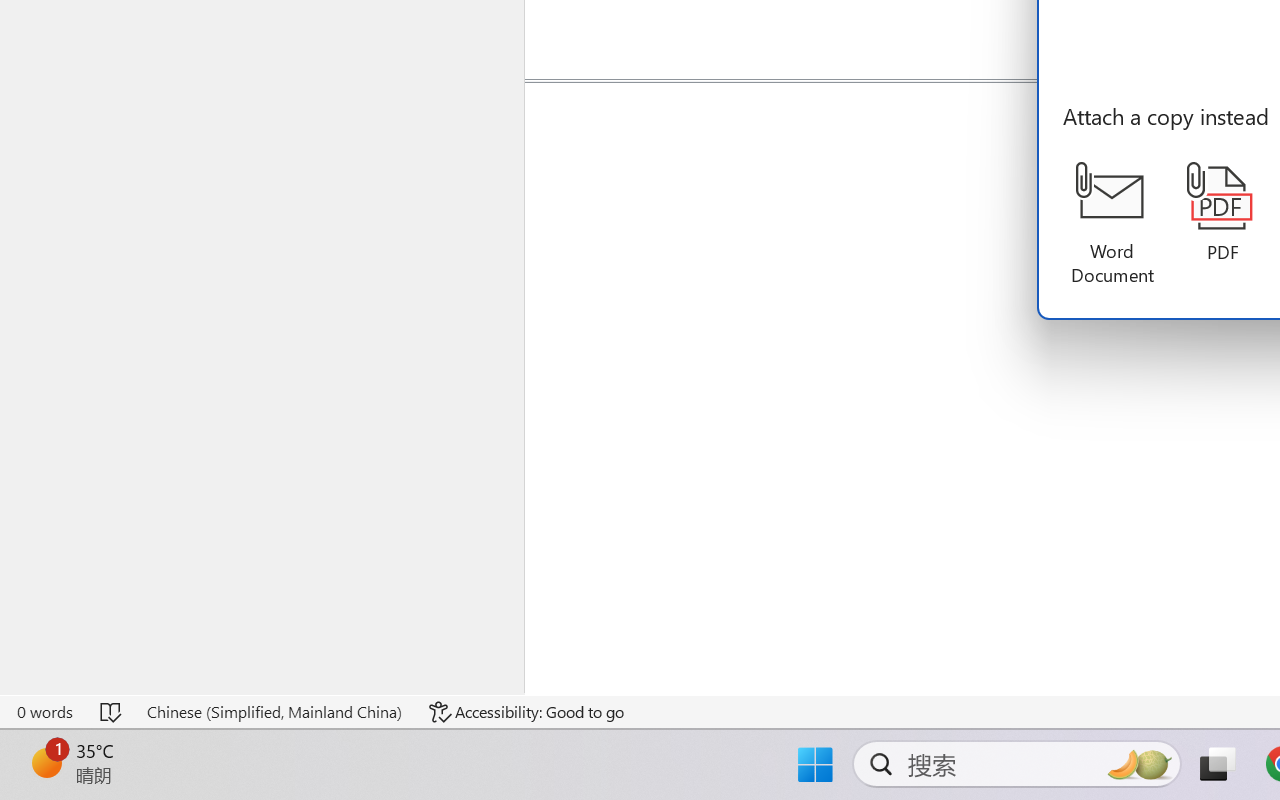  What do you see at coordinates (1111, 224) in the screenshot?
I see `'Word Document'` at bounding box center [1111, 224].